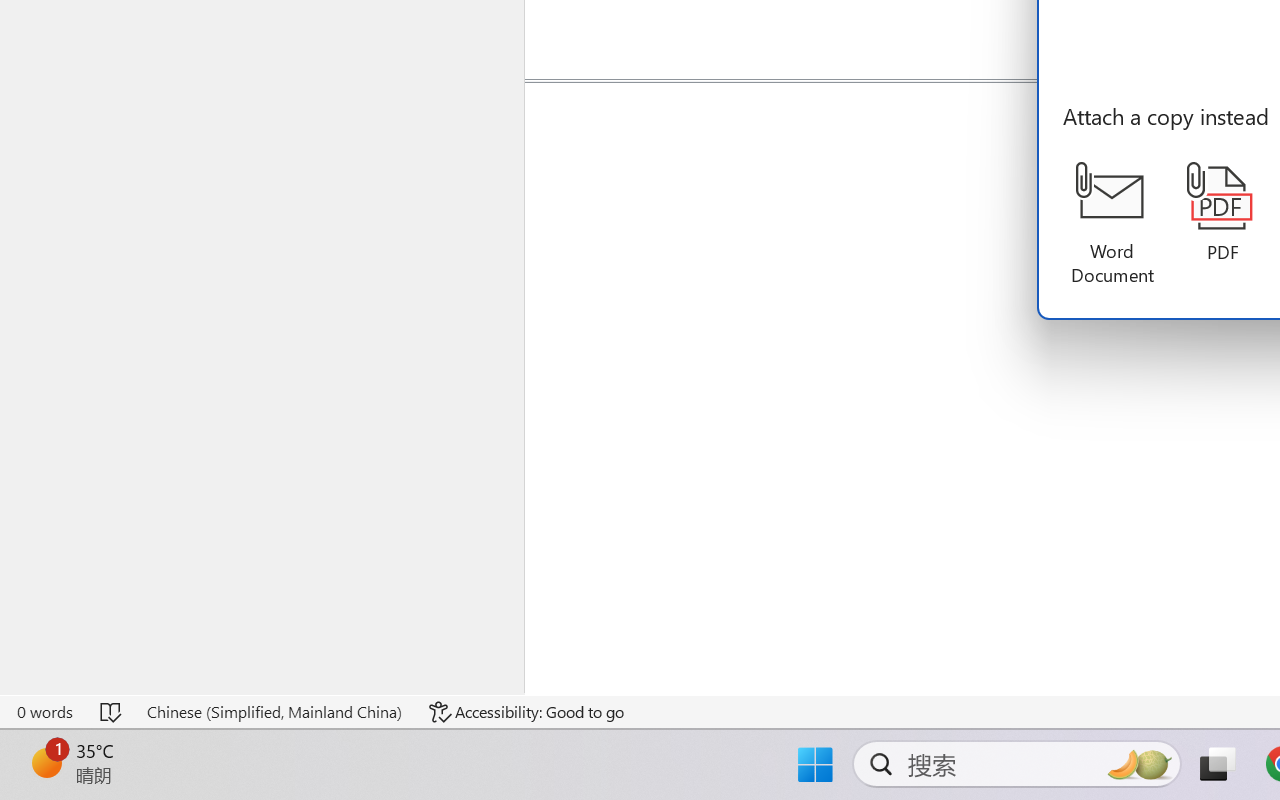  What do you see at coordinates (1111, 224) in the screenshot?
I see `'Word Document'` at bounding box center [1111, 224].